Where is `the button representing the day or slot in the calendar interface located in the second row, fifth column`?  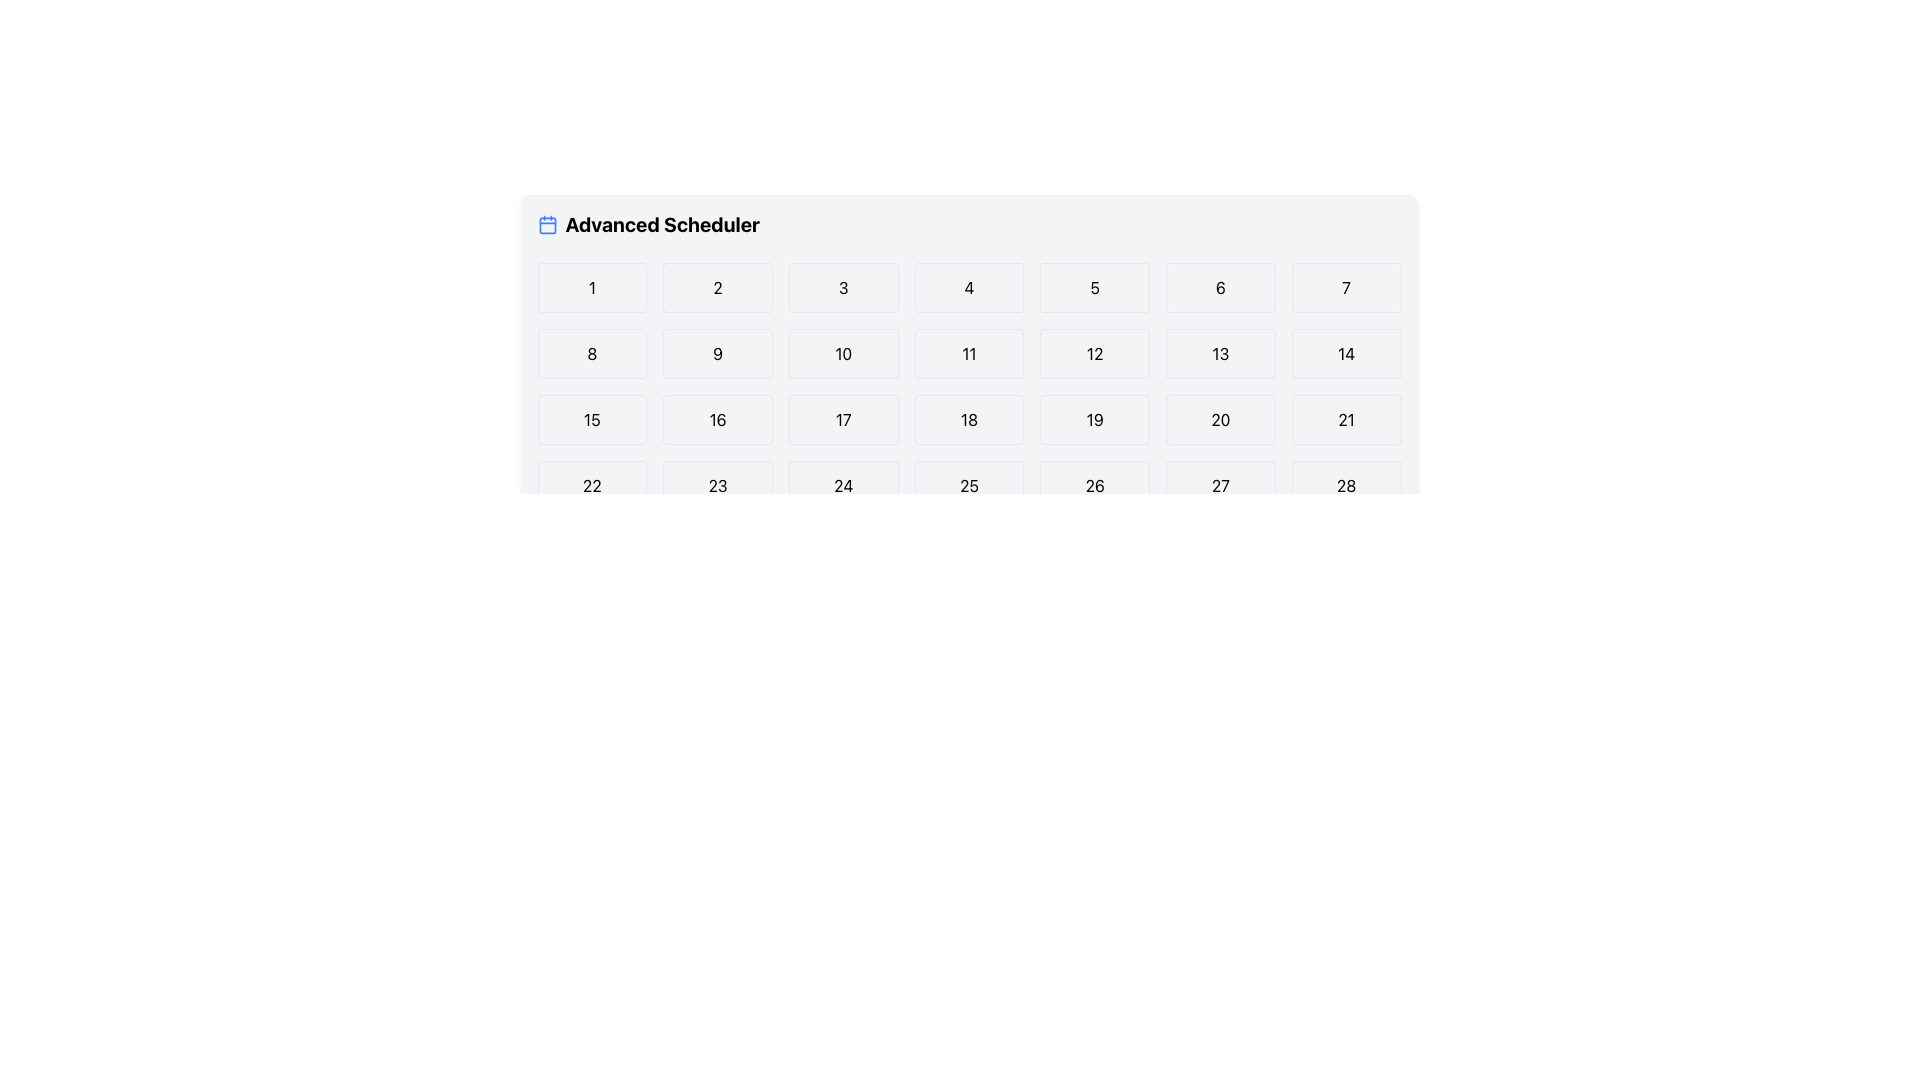 the button representing the day or slot in the calendar interface located in the second row, fifth column is located at coordinates (1094, 353).